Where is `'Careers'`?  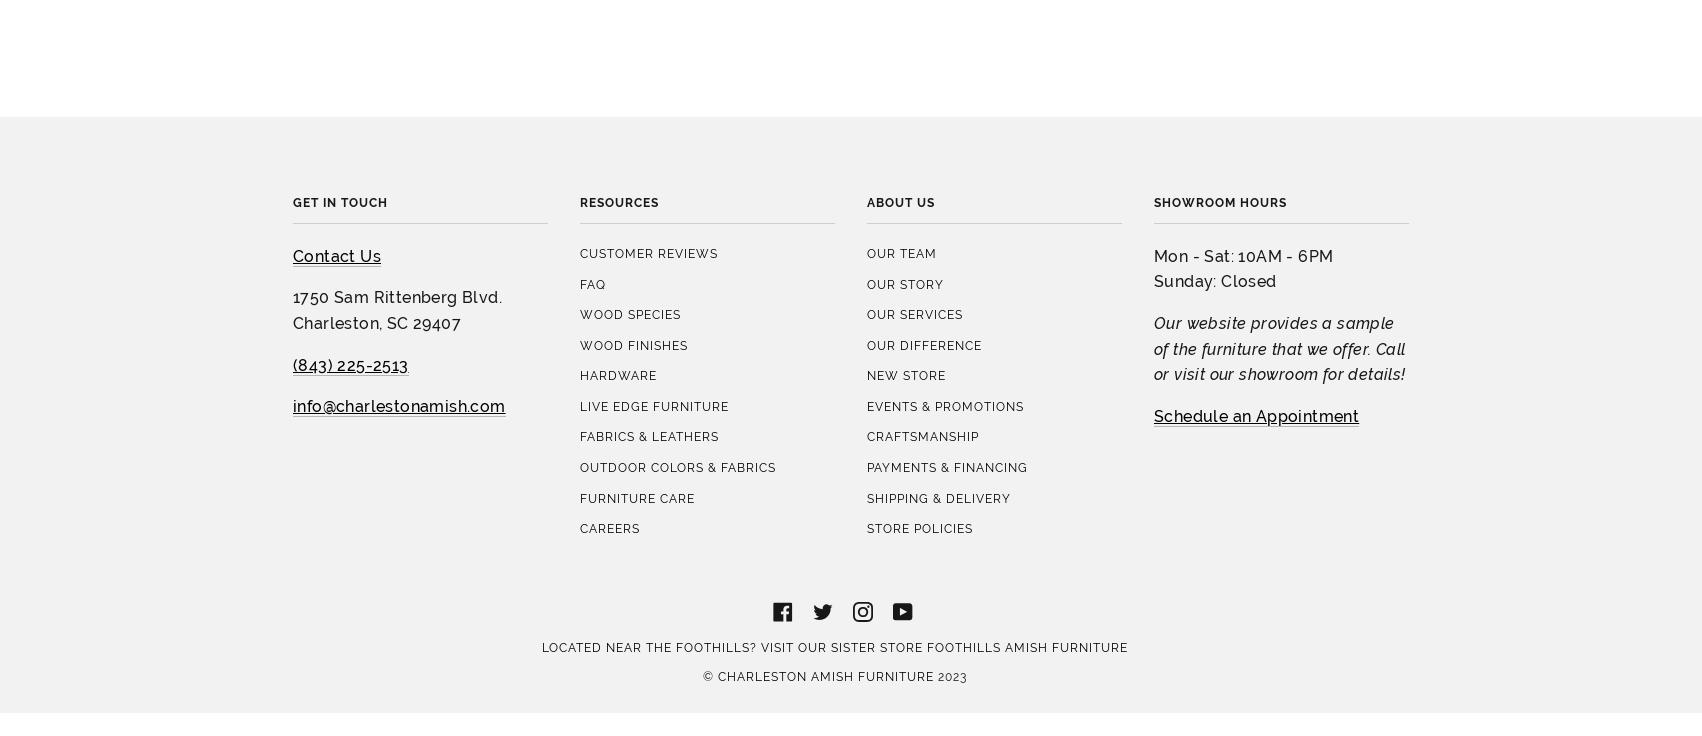 'Careers' is located at coordinates (609, 351).